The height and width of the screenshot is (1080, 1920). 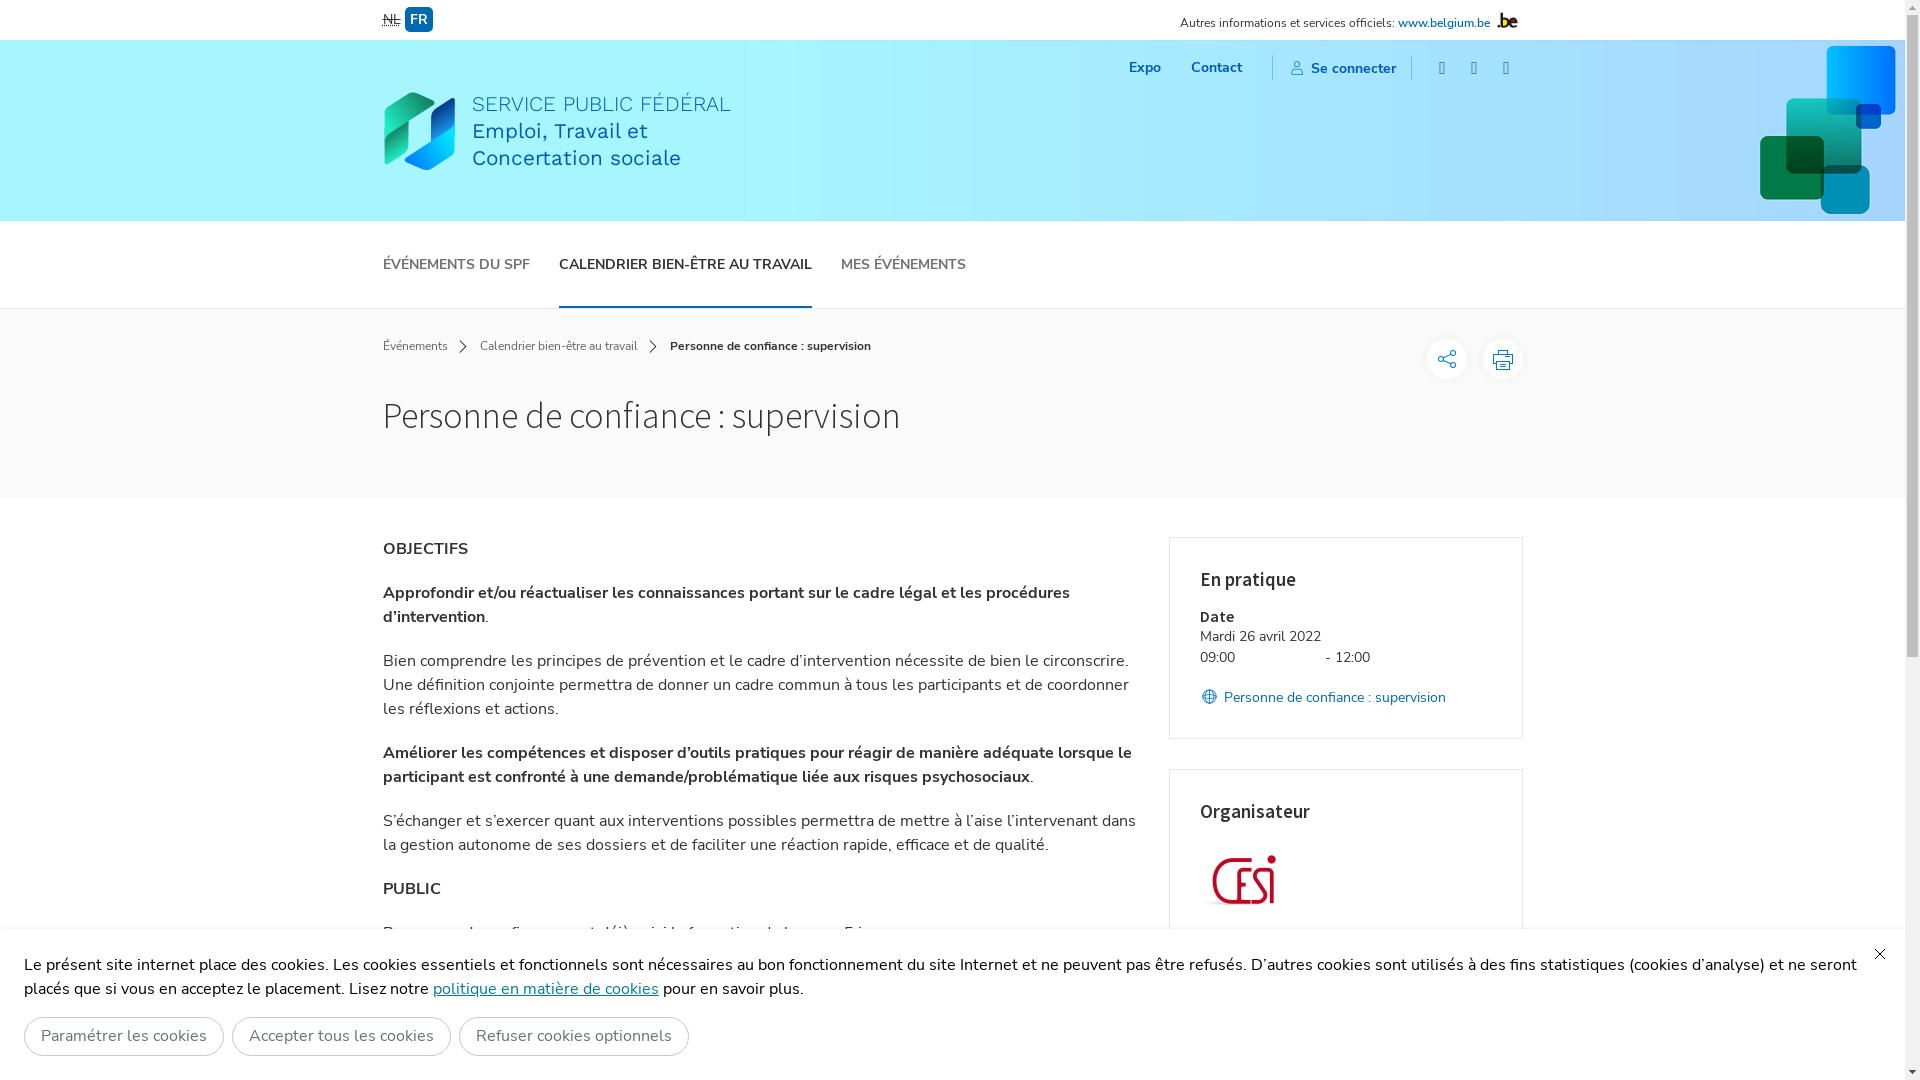 I want to click on 'Twitter', so click(x=1474, y=67).